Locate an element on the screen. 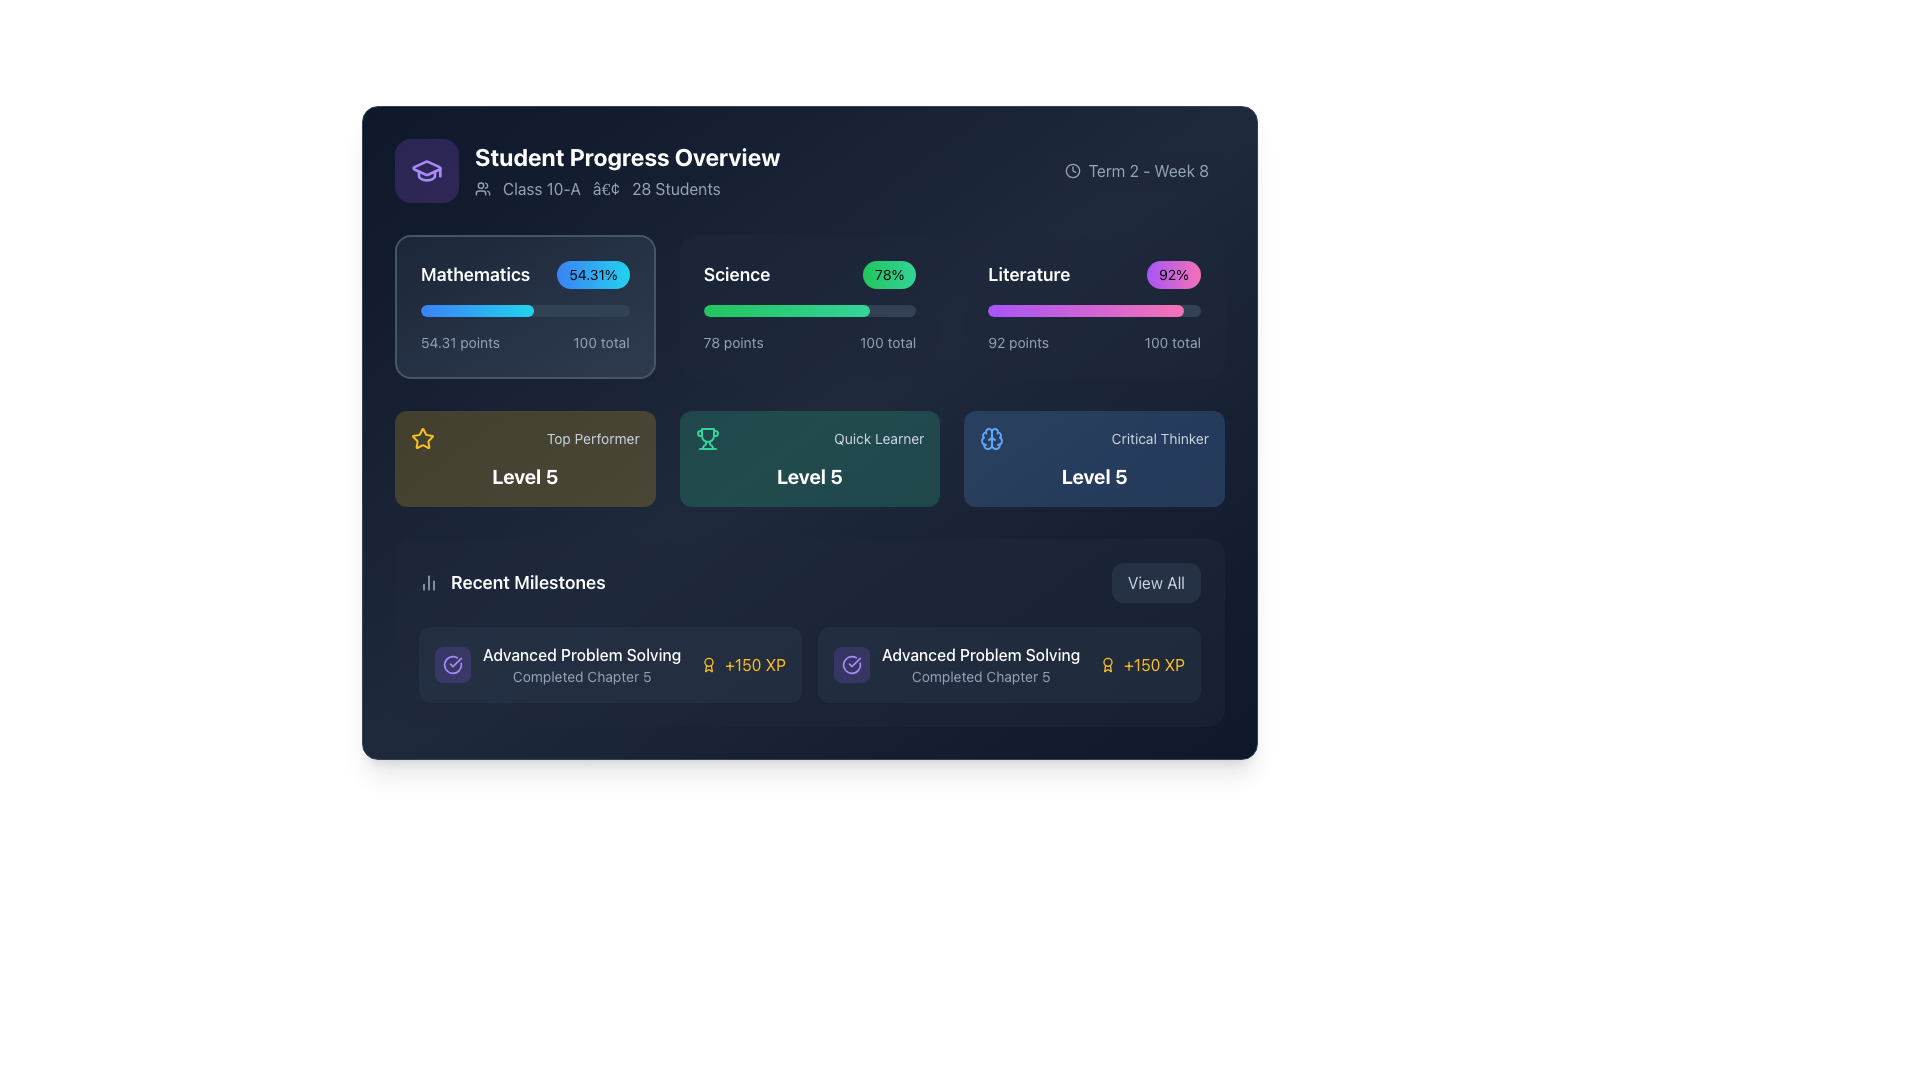 The height and width of the screenshot is (1080, 1920). the 'Science' text label is located at coordinates (735, 274).